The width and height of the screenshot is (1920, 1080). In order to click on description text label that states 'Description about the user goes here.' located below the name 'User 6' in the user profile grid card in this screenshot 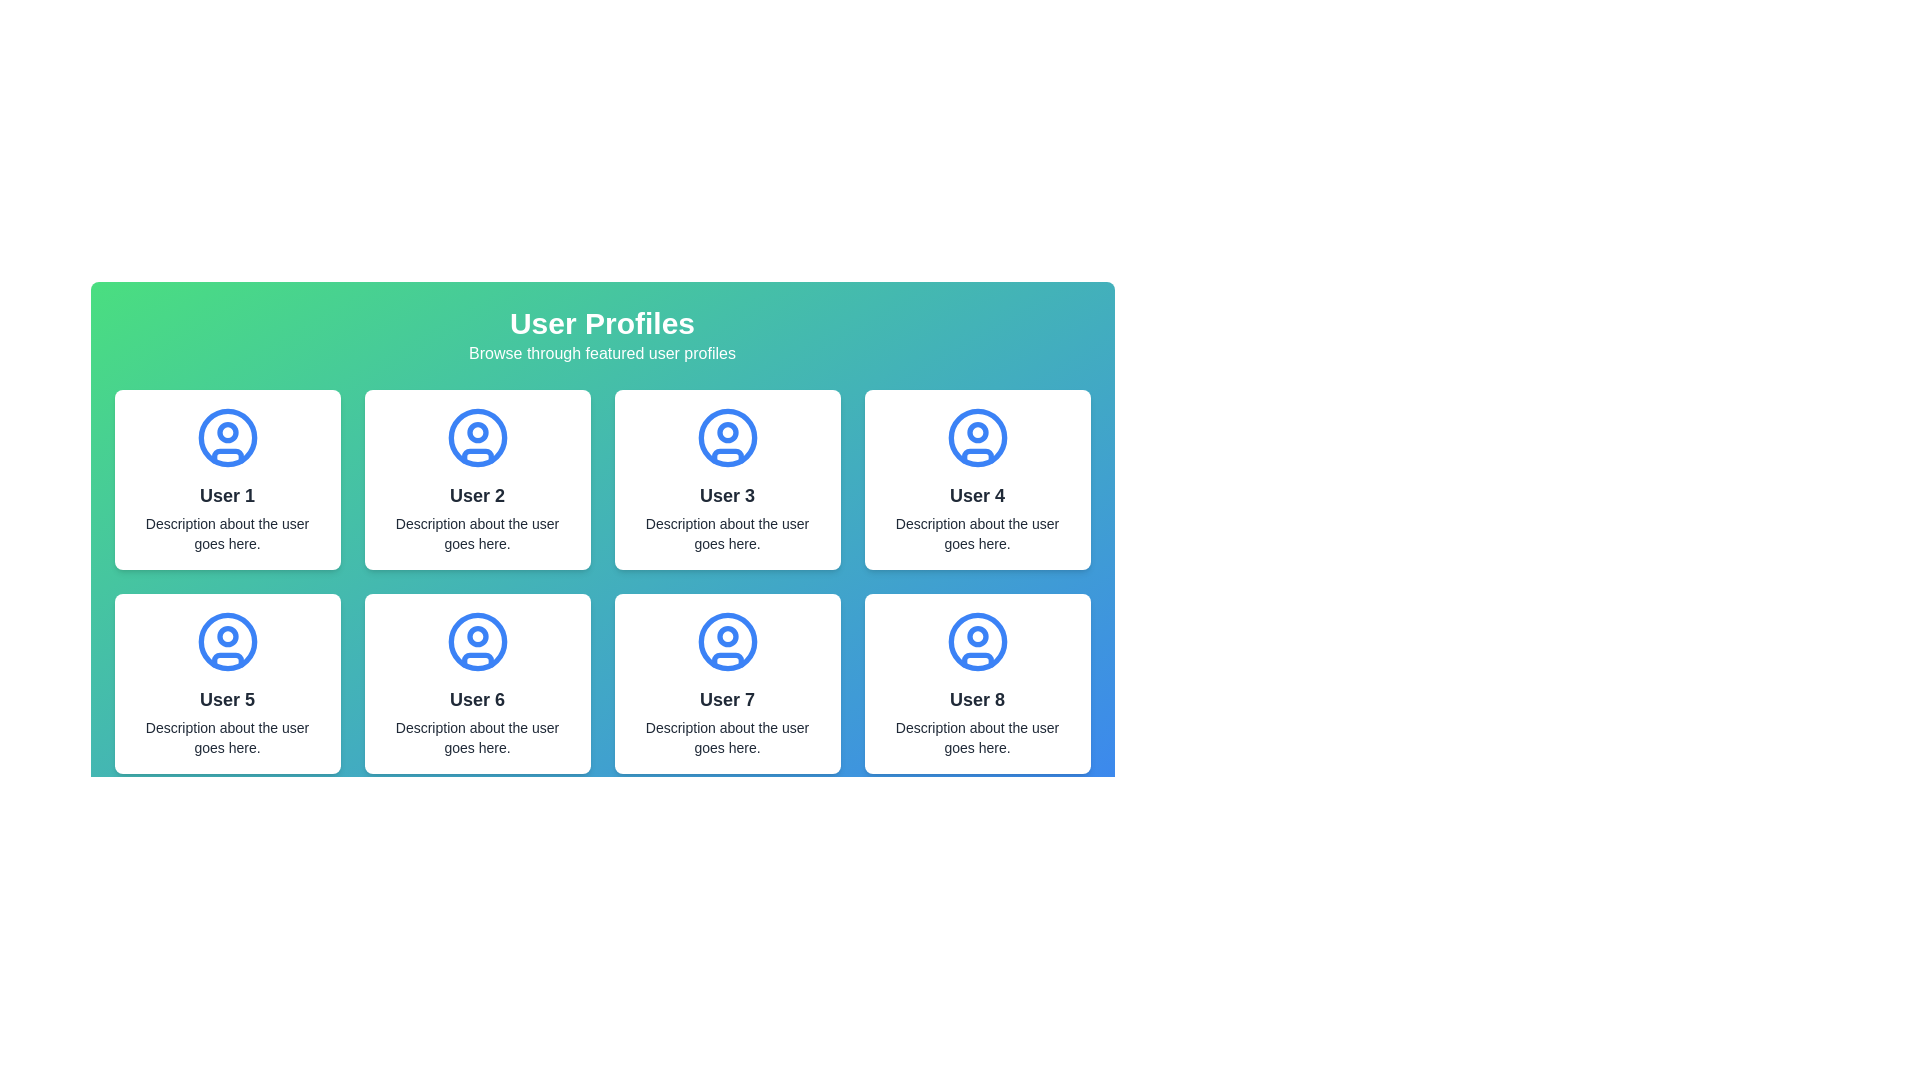, I will do `click(476, 737)`.